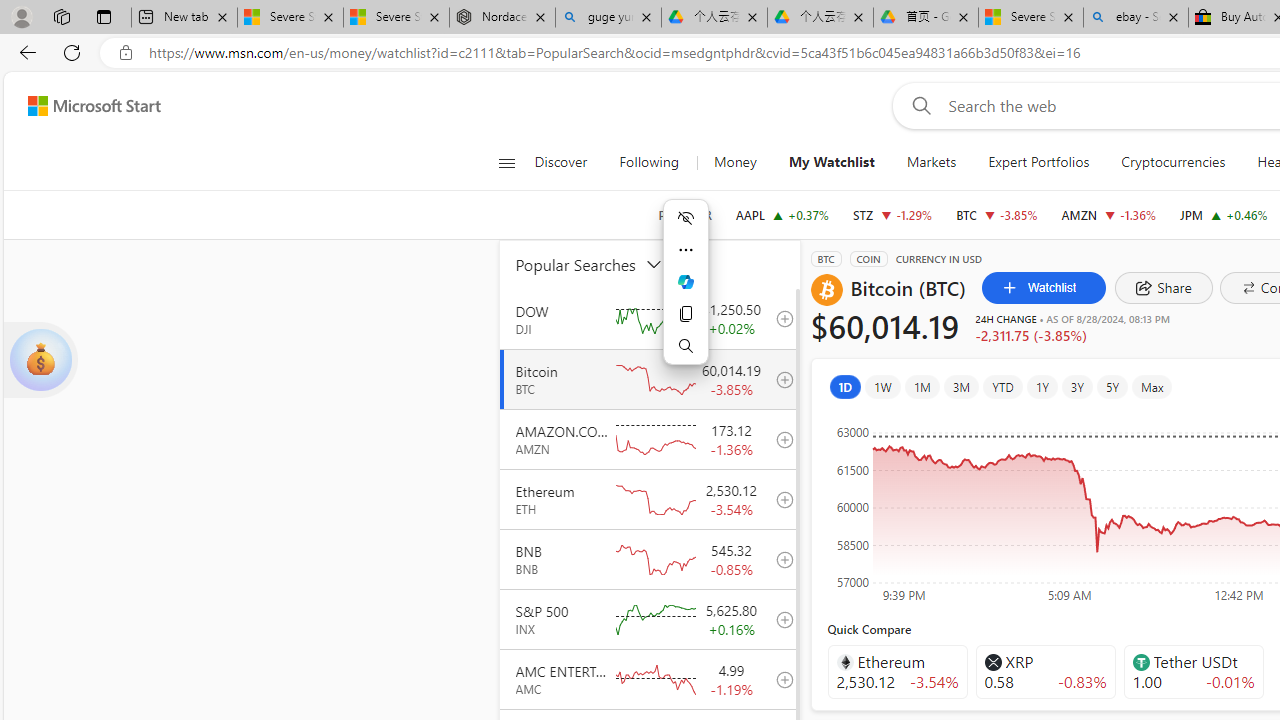  What do you see at coordinates (1041, 387) in the screenshot?
I see `'1Y'` at bounding box center [1041, 387].